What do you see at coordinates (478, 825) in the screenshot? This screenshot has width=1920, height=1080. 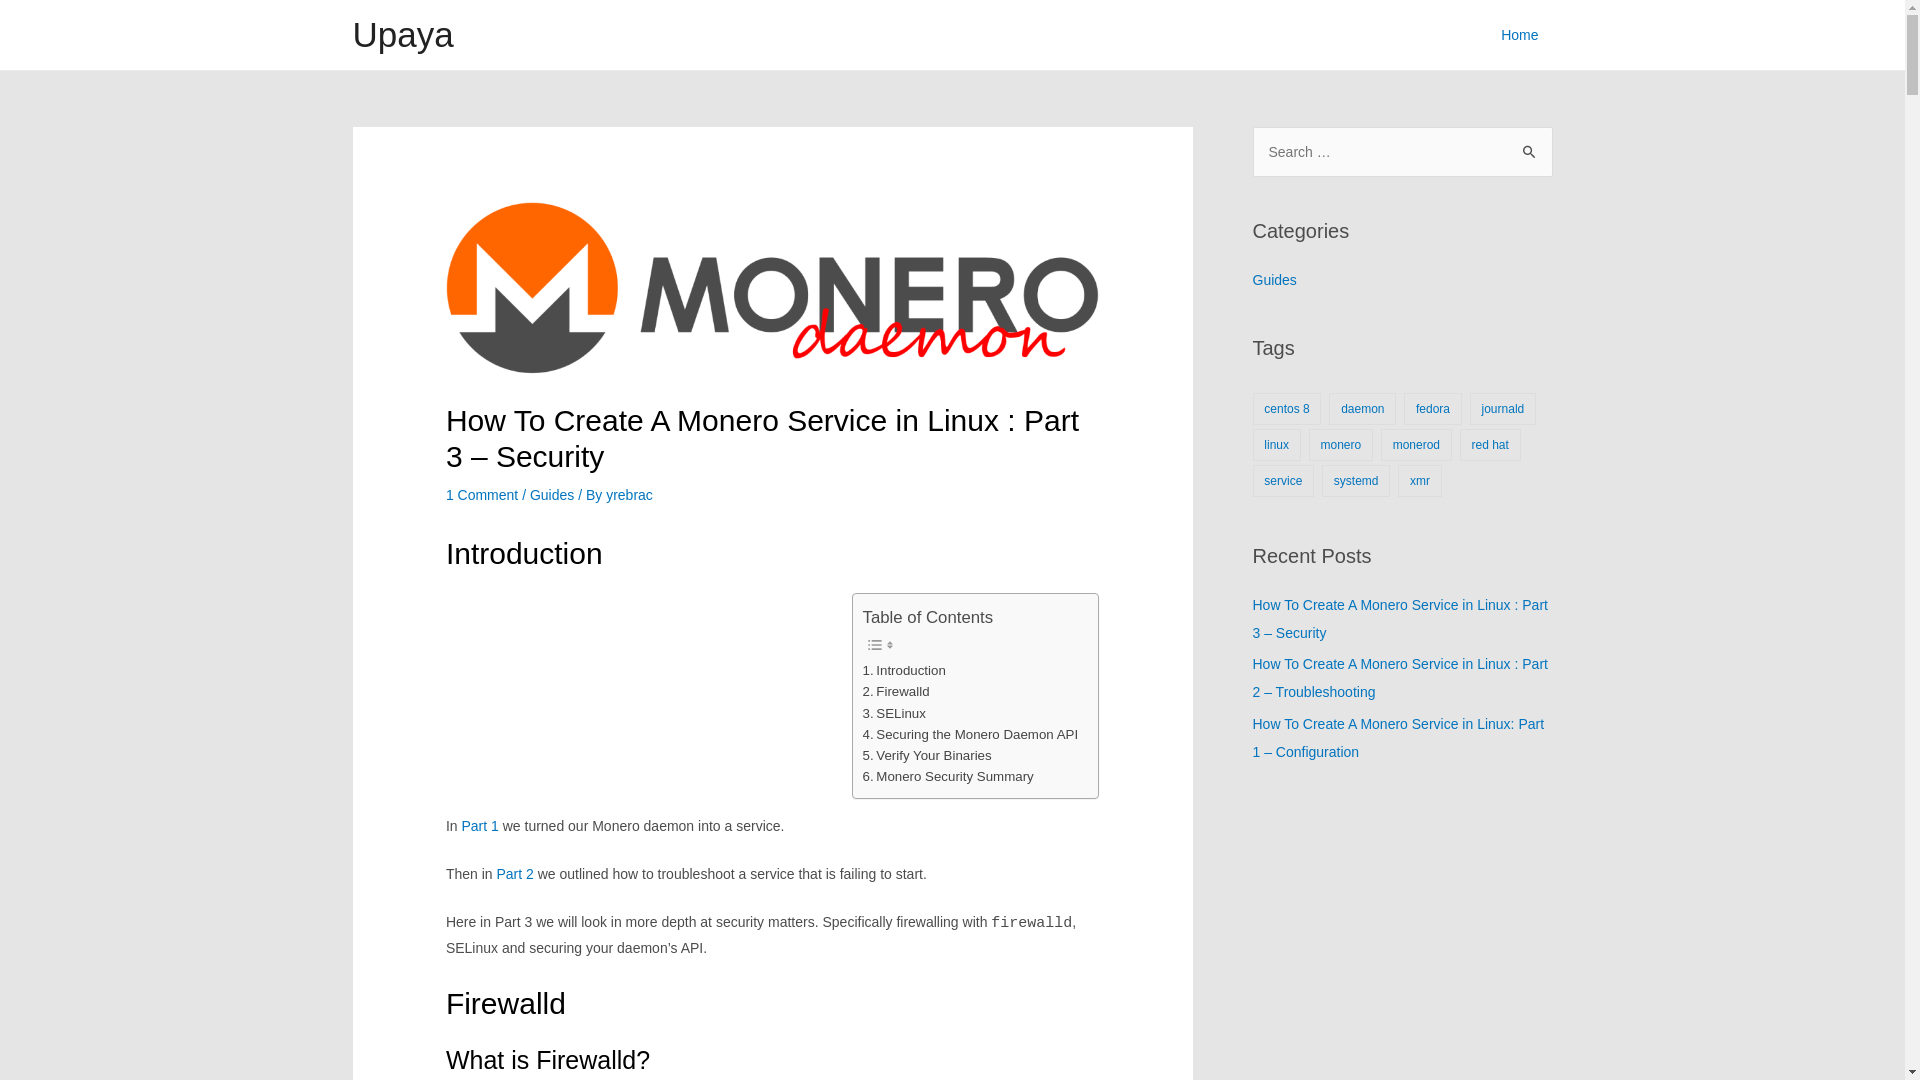 I see `'Part 1'` at bounding box center [478, 825].